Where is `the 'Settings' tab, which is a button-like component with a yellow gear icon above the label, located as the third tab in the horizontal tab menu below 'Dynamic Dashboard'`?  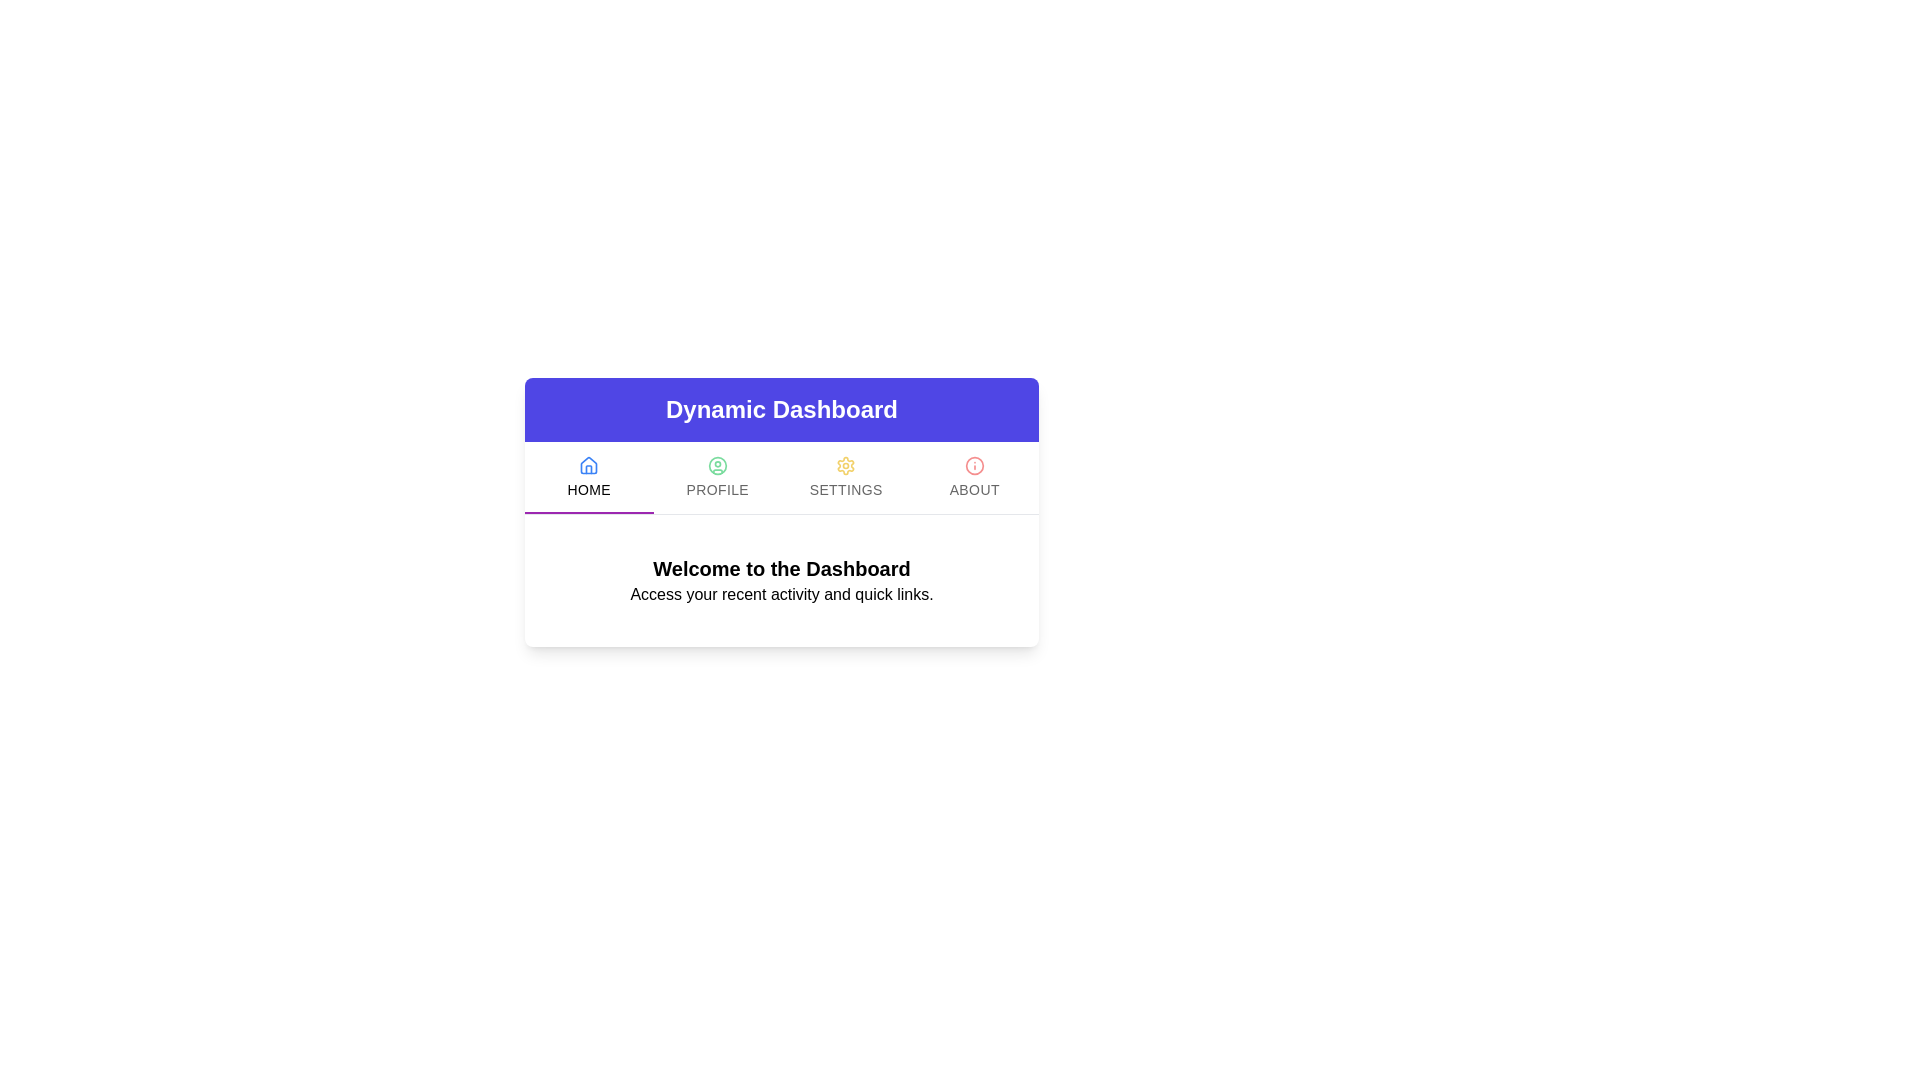
the 'Settings' tab, which is a button-like component with a yellow gear icon above the label, located as the third tab in the horizontal tab menu below 'Dynamic Dashboard' is located at coordinates (846, 478).